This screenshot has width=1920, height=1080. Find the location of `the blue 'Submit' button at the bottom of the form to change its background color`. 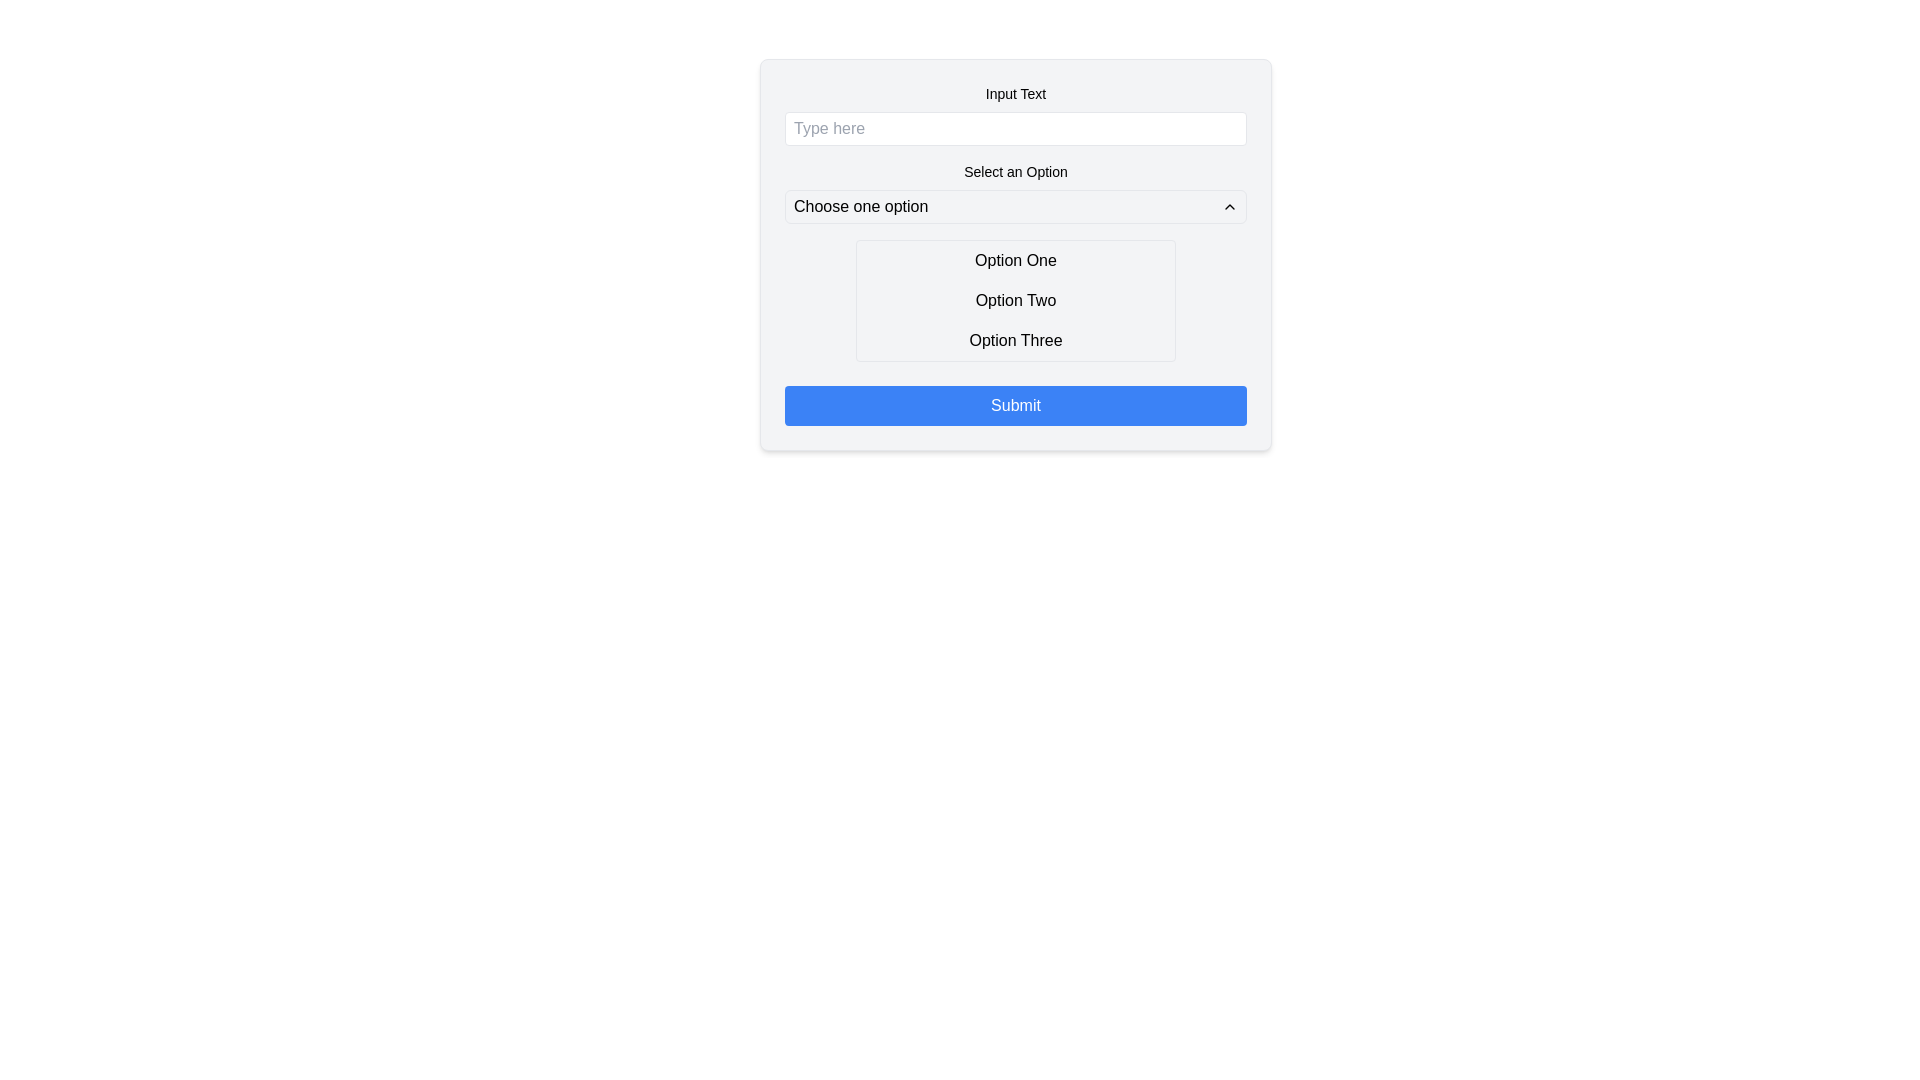

the blue 'Submit' button at the bottom of the form to change its background color is located at coordinates (1016, 405).